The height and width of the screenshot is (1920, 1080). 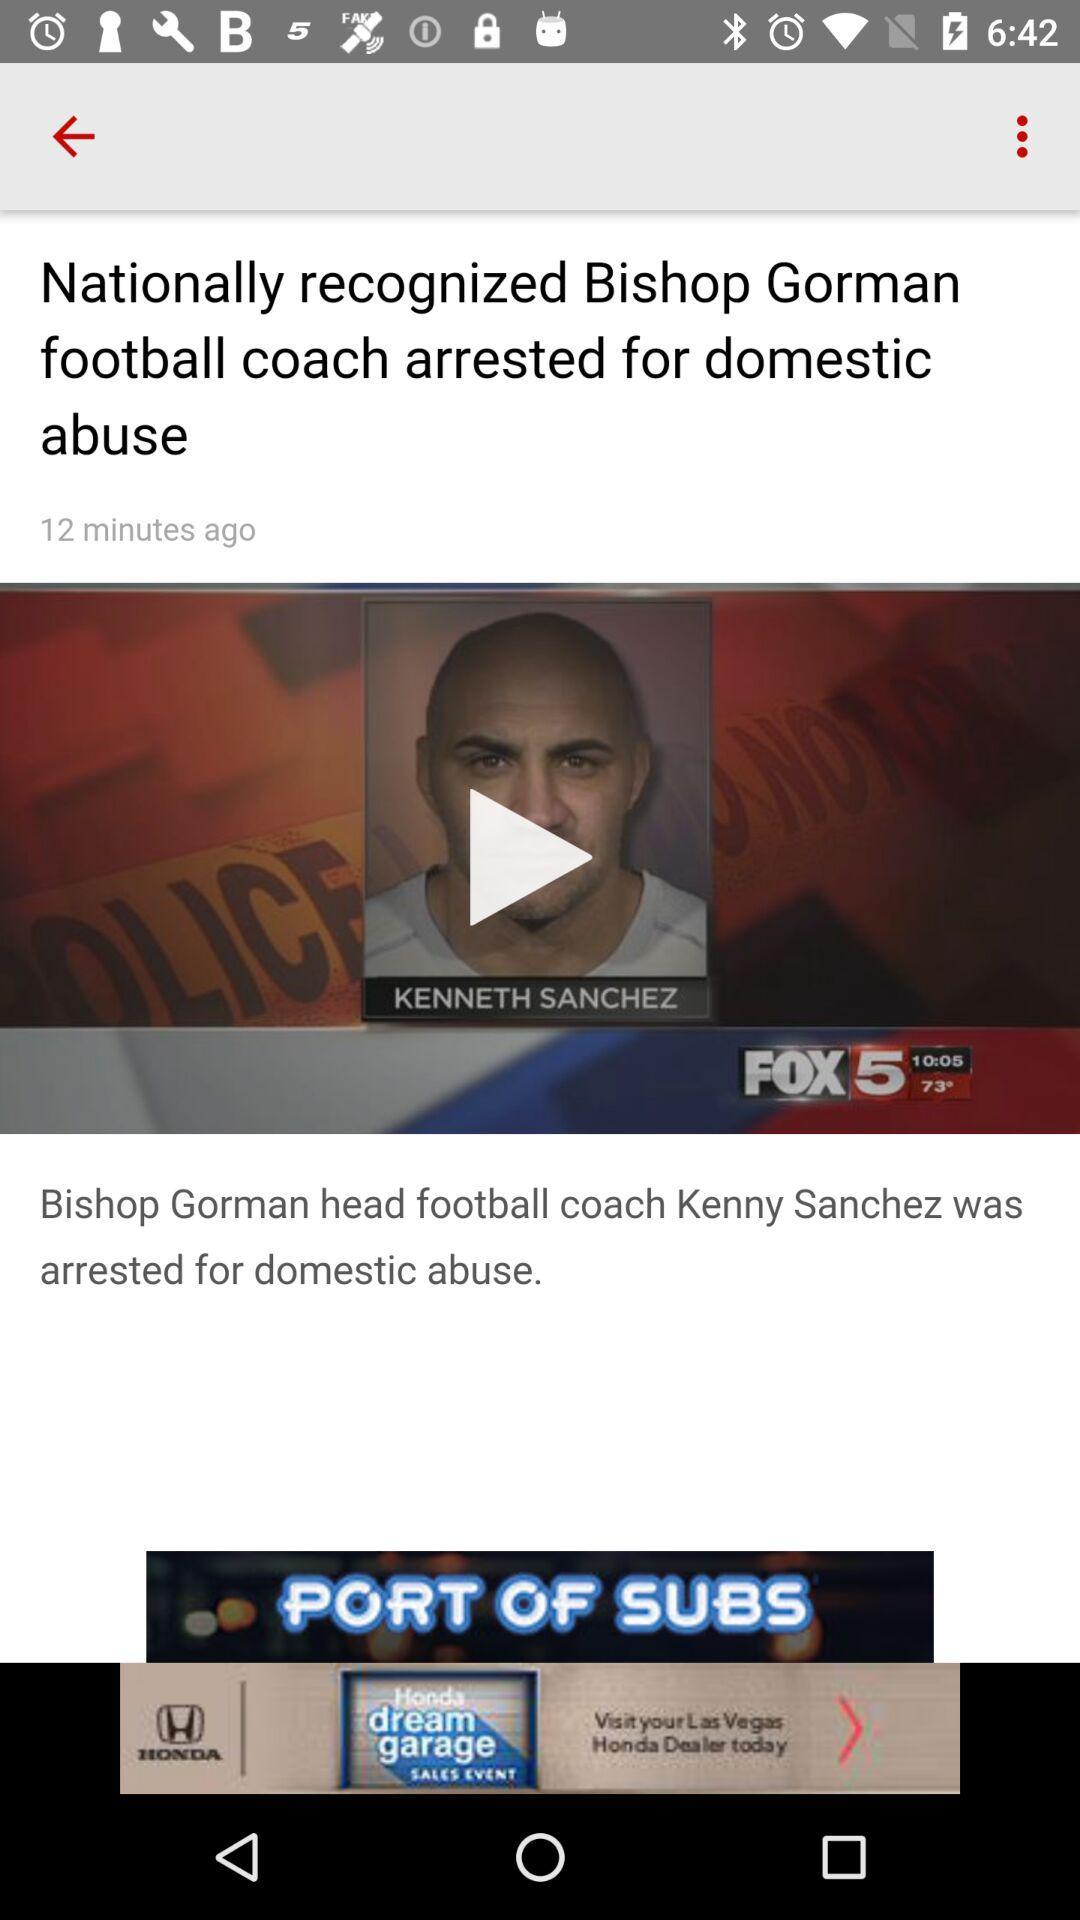 What do you see at coordinates (540, 1672) in the screenshot?
I see `sponsor advertisement for port of subs` at bounding box center [540, 1672].